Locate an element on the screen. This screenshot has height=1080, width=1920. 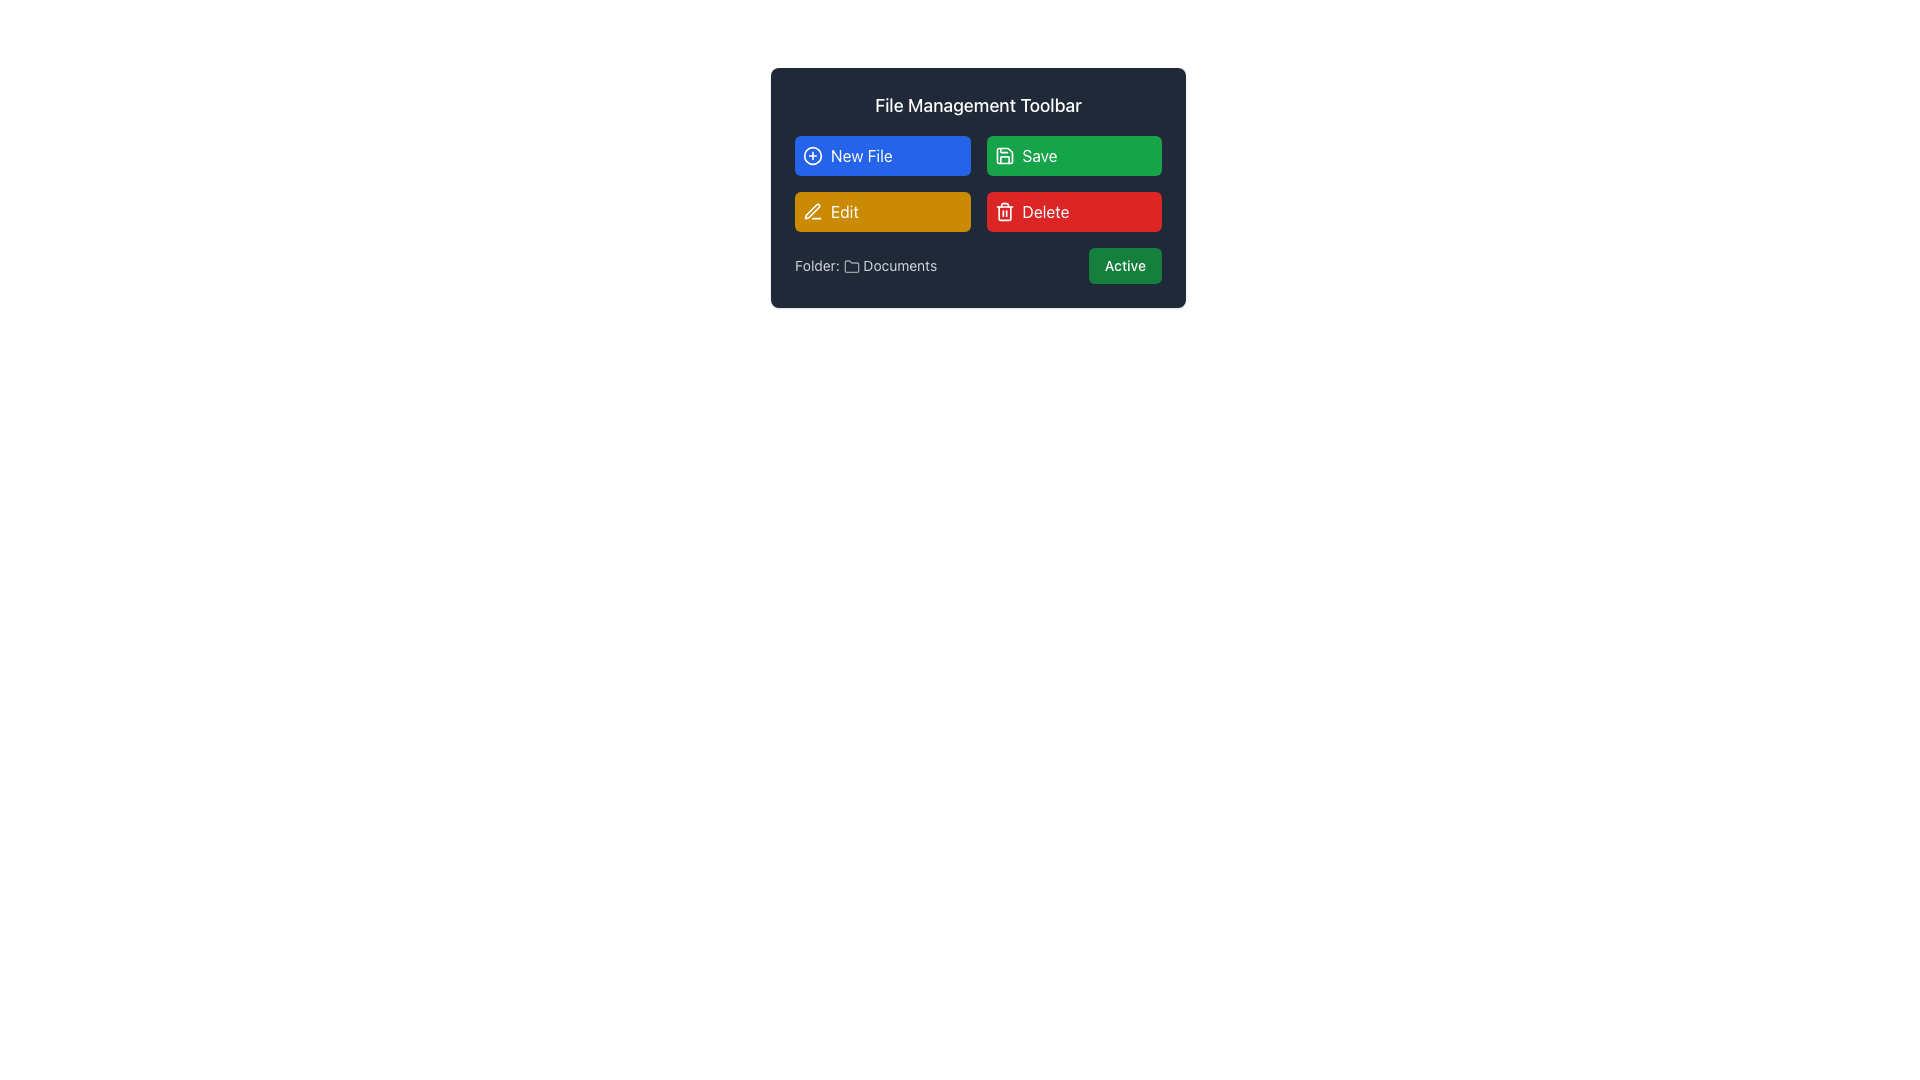
the 'New File' text label, which is displayed in white font on a rounded blue button in the toolbar is located at coordinates (861, 154).